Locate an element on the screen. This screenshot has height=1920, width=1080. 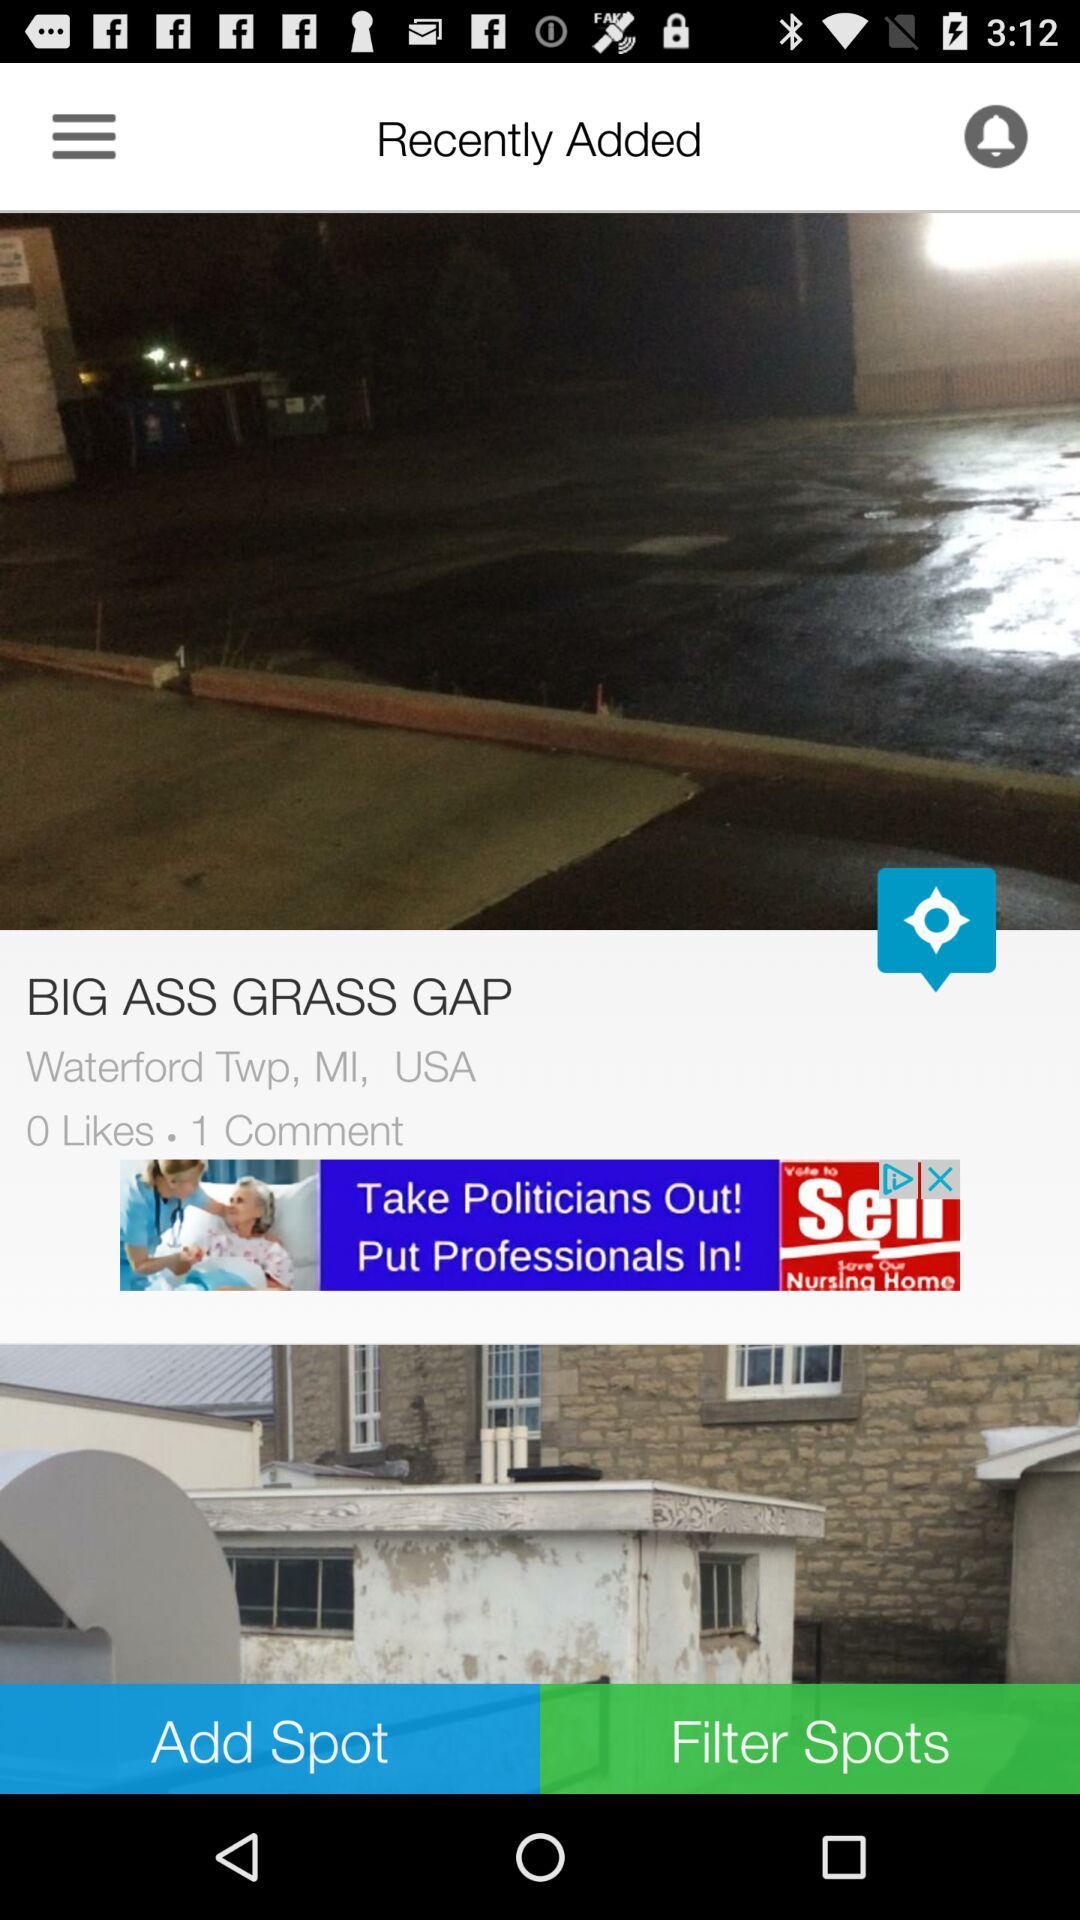
advertisement banner is located at coordinates (540, 1224).